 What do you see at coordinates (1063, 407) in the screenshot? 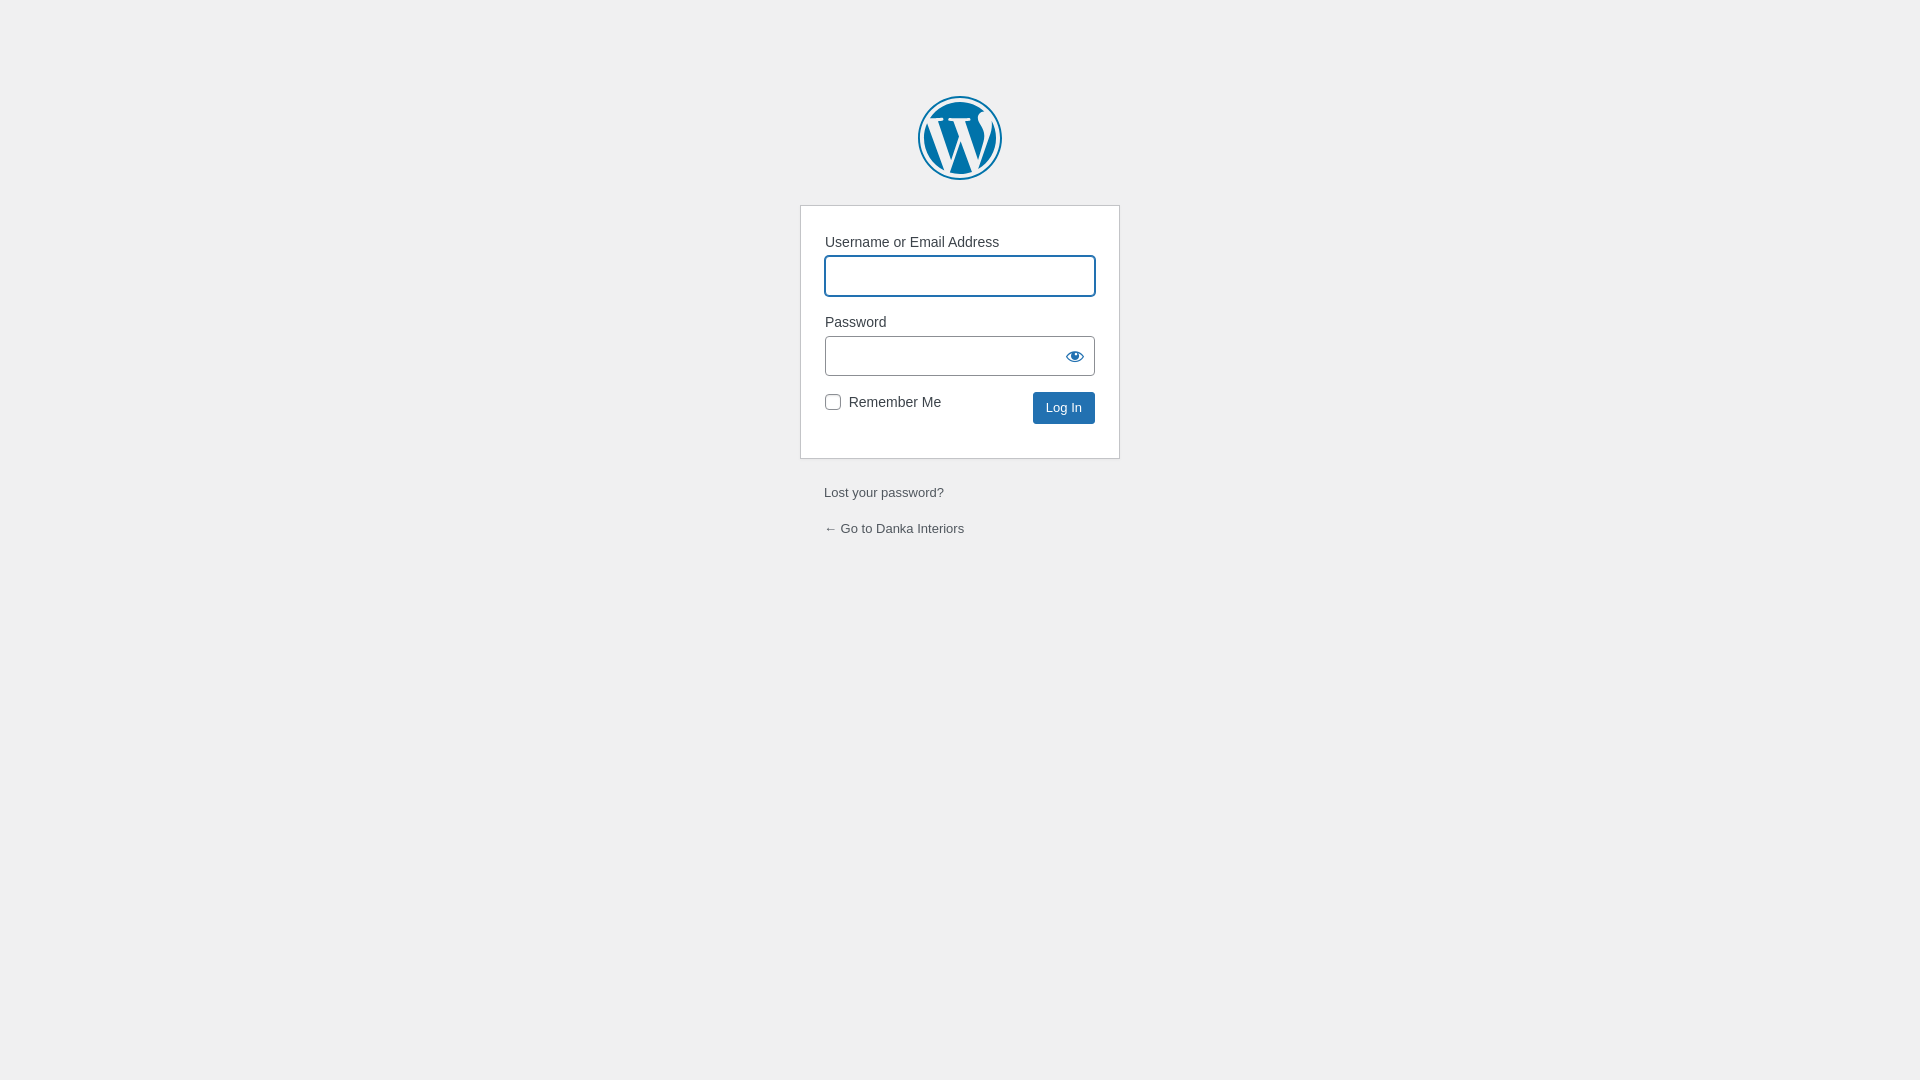
I see `'Log In'` at bounding box center [1063, 407].